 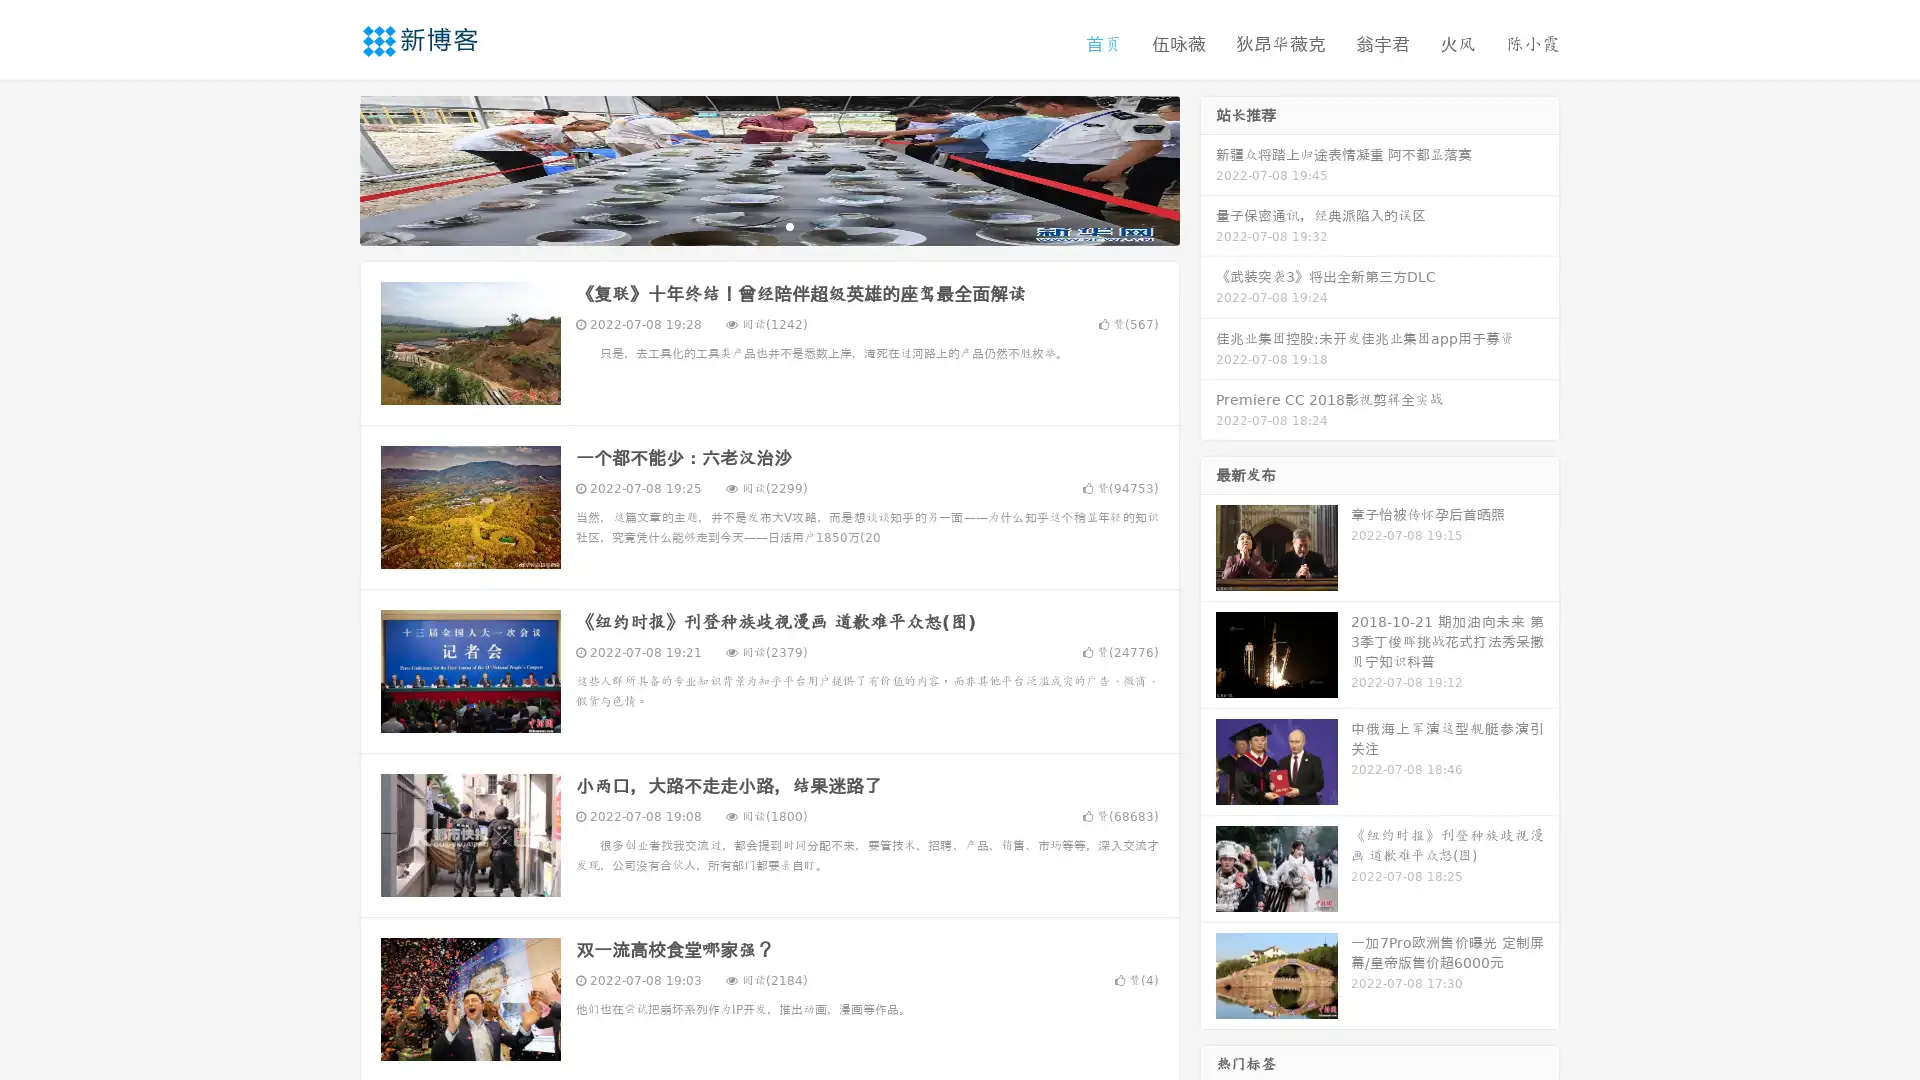 I want to click on Next slide, so click(x=1208, y=168).